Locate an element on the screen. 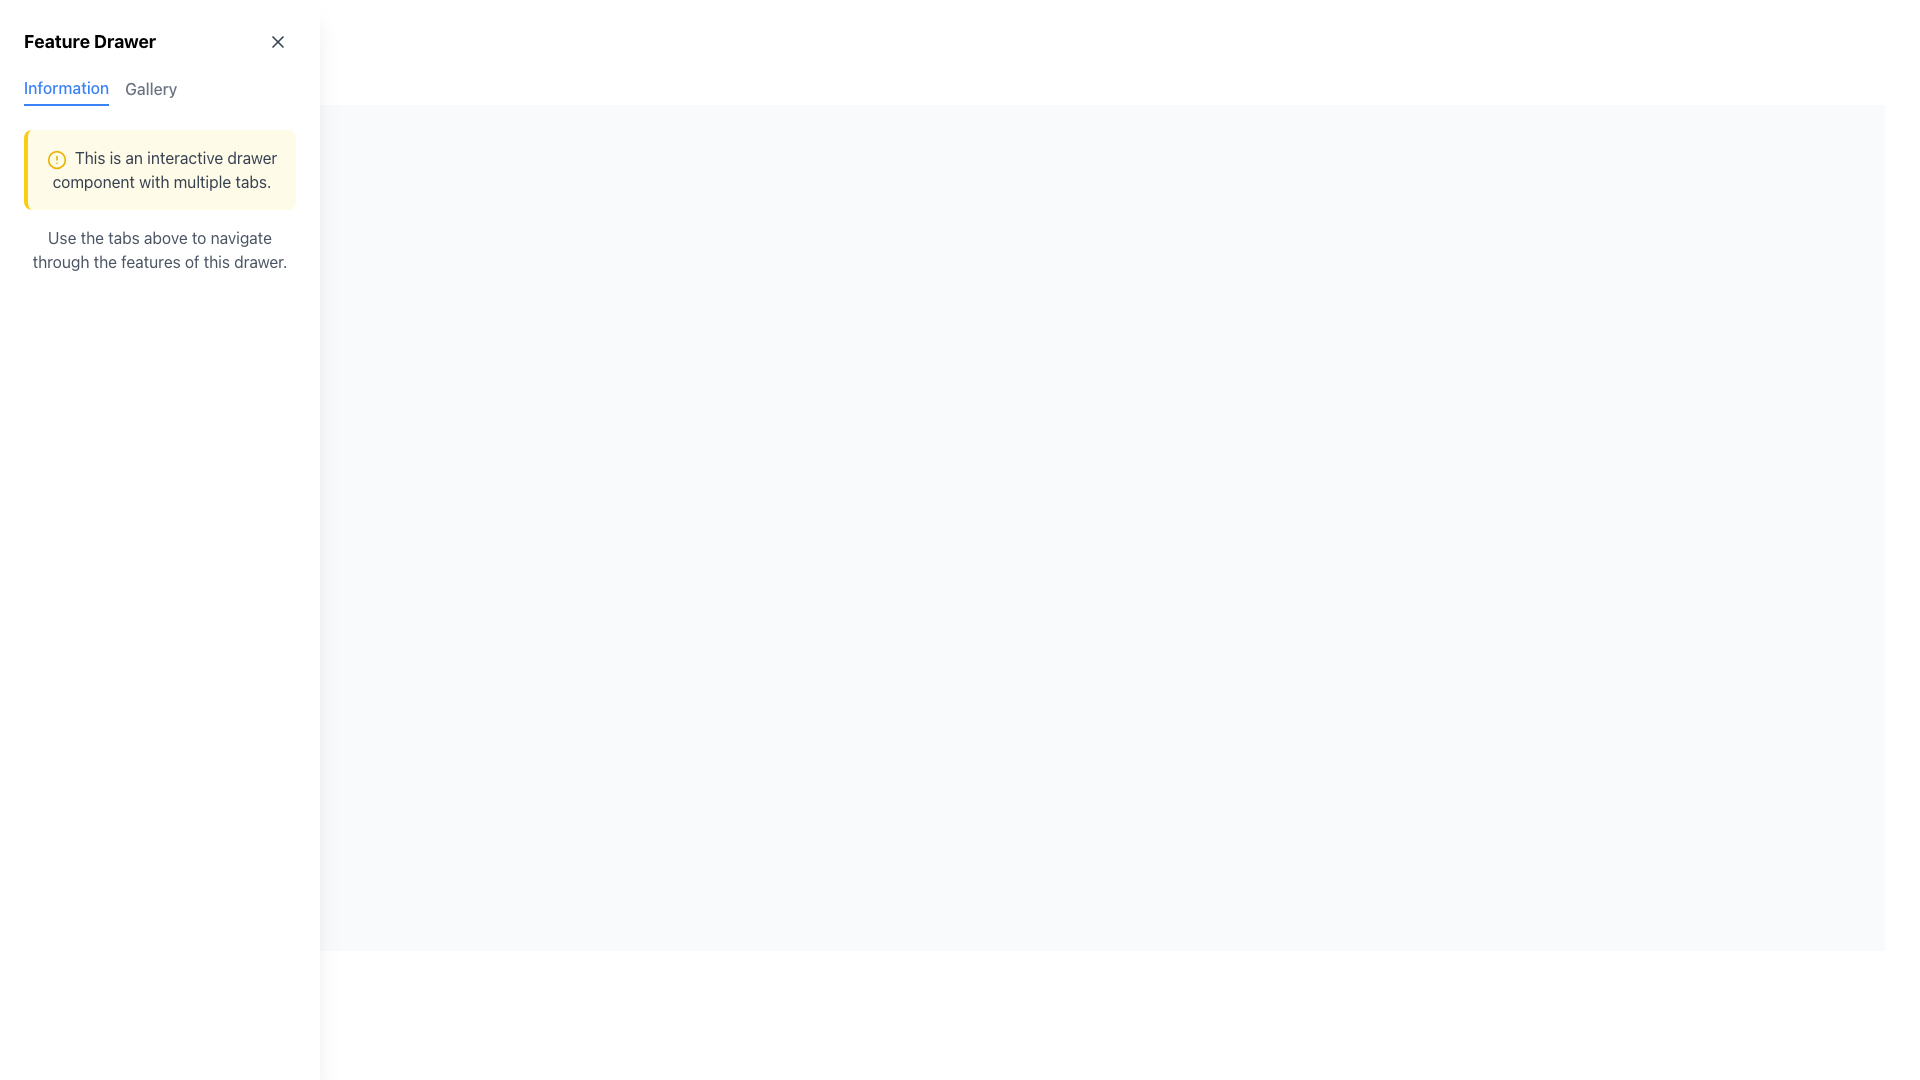  the first tab labeled 'Information' at the top-left corner of the tab group is located at coordinates (66, 91).